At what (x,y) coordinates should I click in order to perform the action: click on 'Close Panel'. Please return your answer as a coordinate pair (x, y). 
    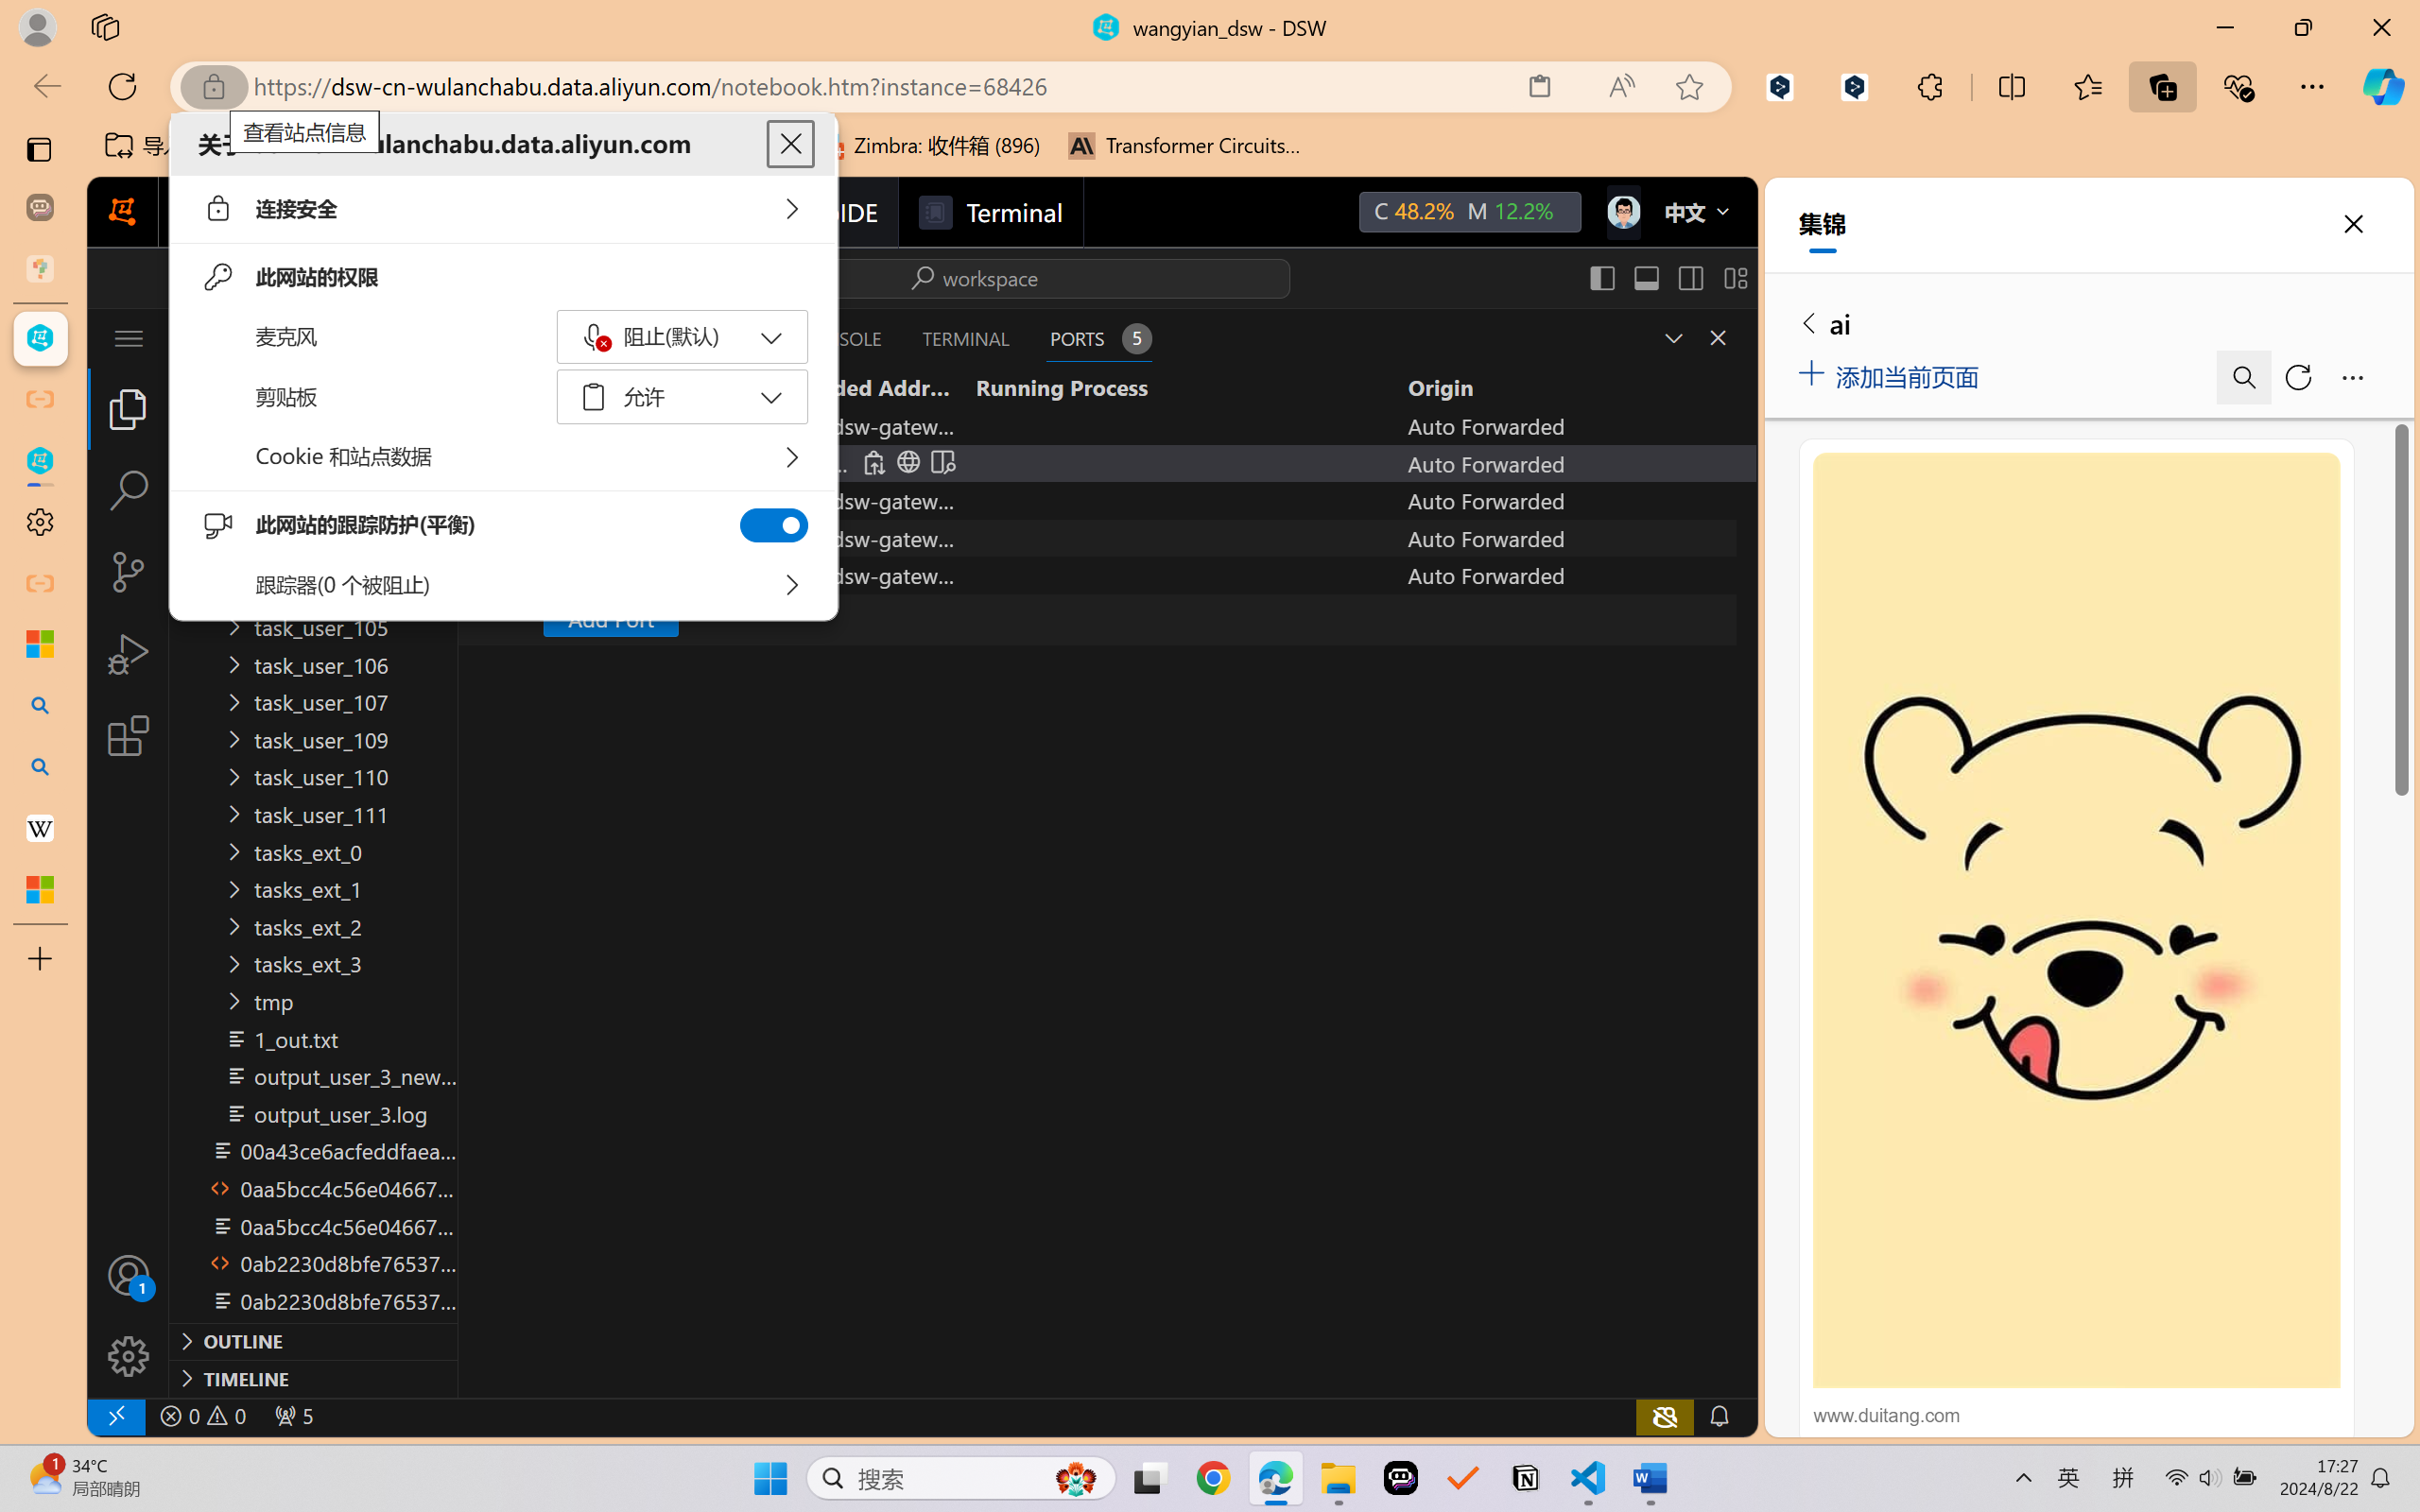
    Looking at the image, I should click on (1717, 337).